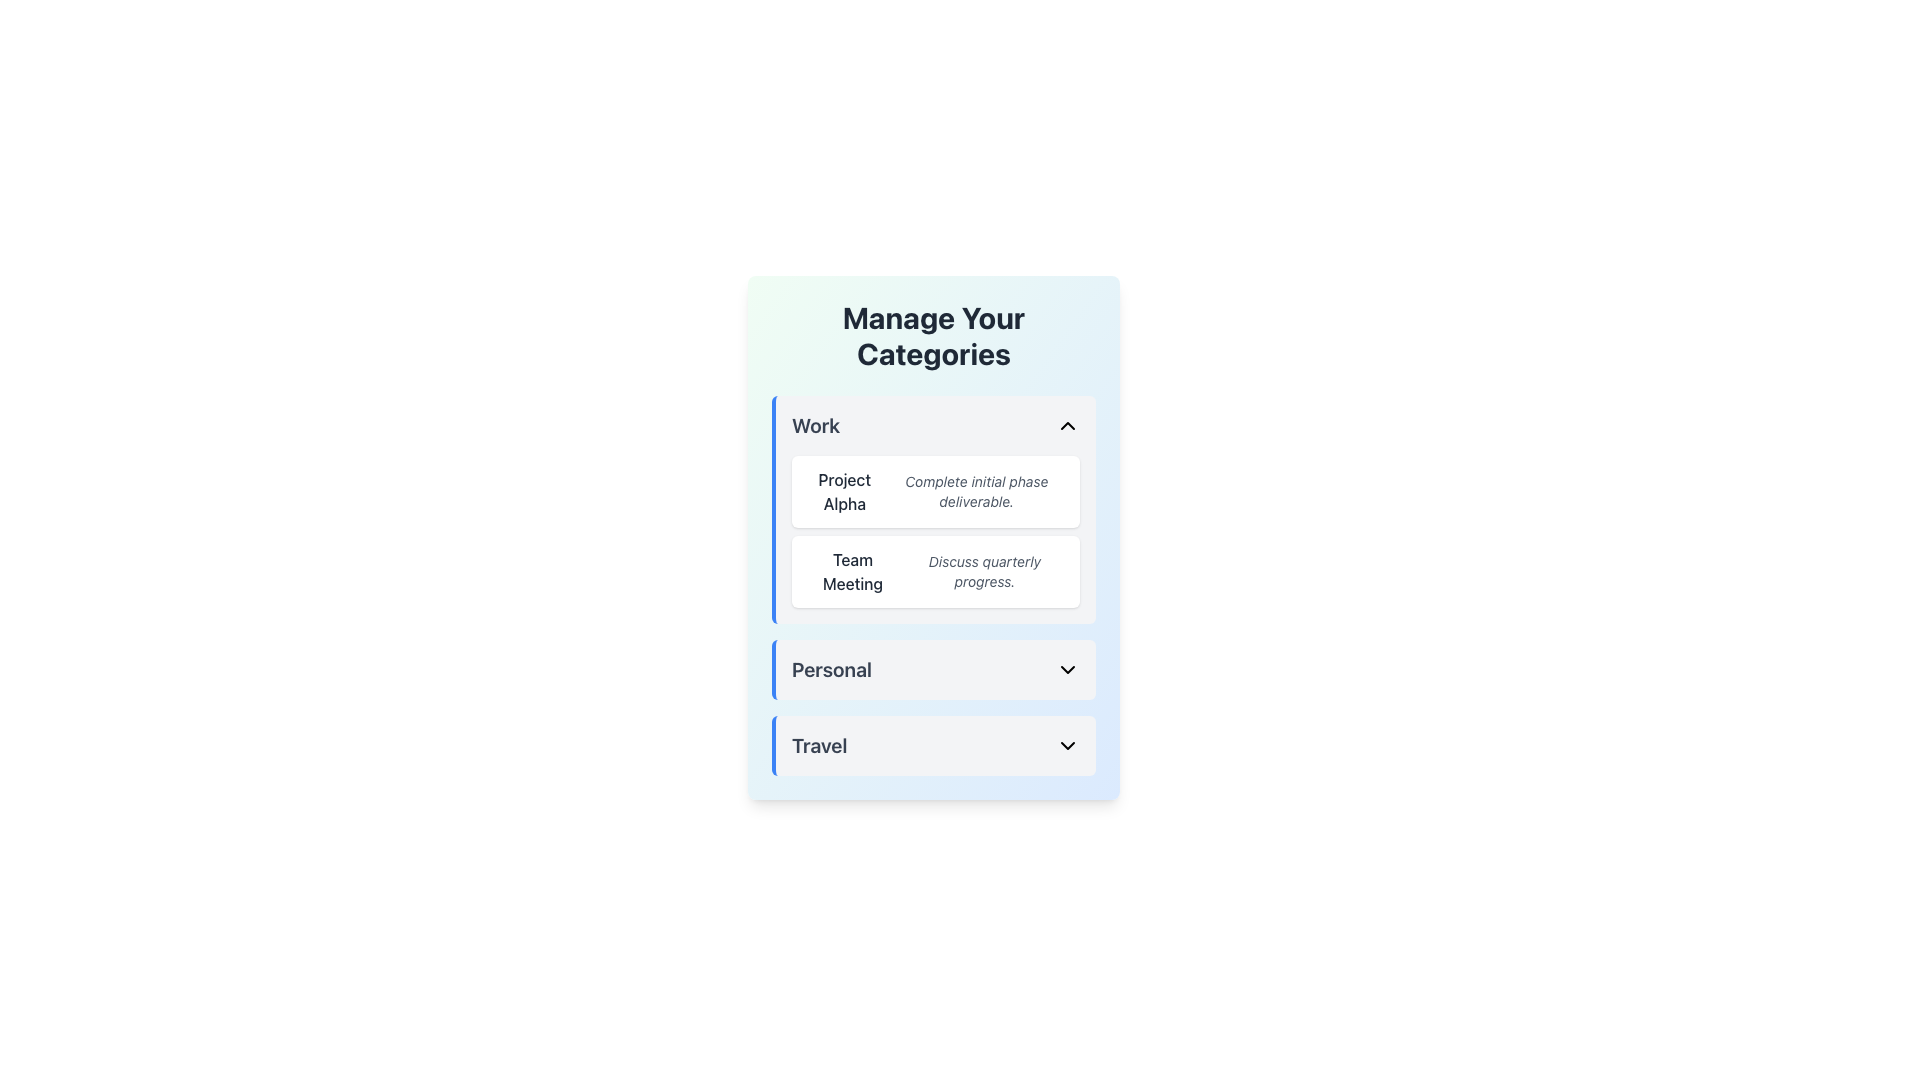 Image resolution: width=1920 pixels, height=1080 pixels. What do you see at coordinates (935, 531) in the screenshot?
I see `the second item in the list that describes 'Discuss quarterly progress.'` at bounding box center [935, 531].